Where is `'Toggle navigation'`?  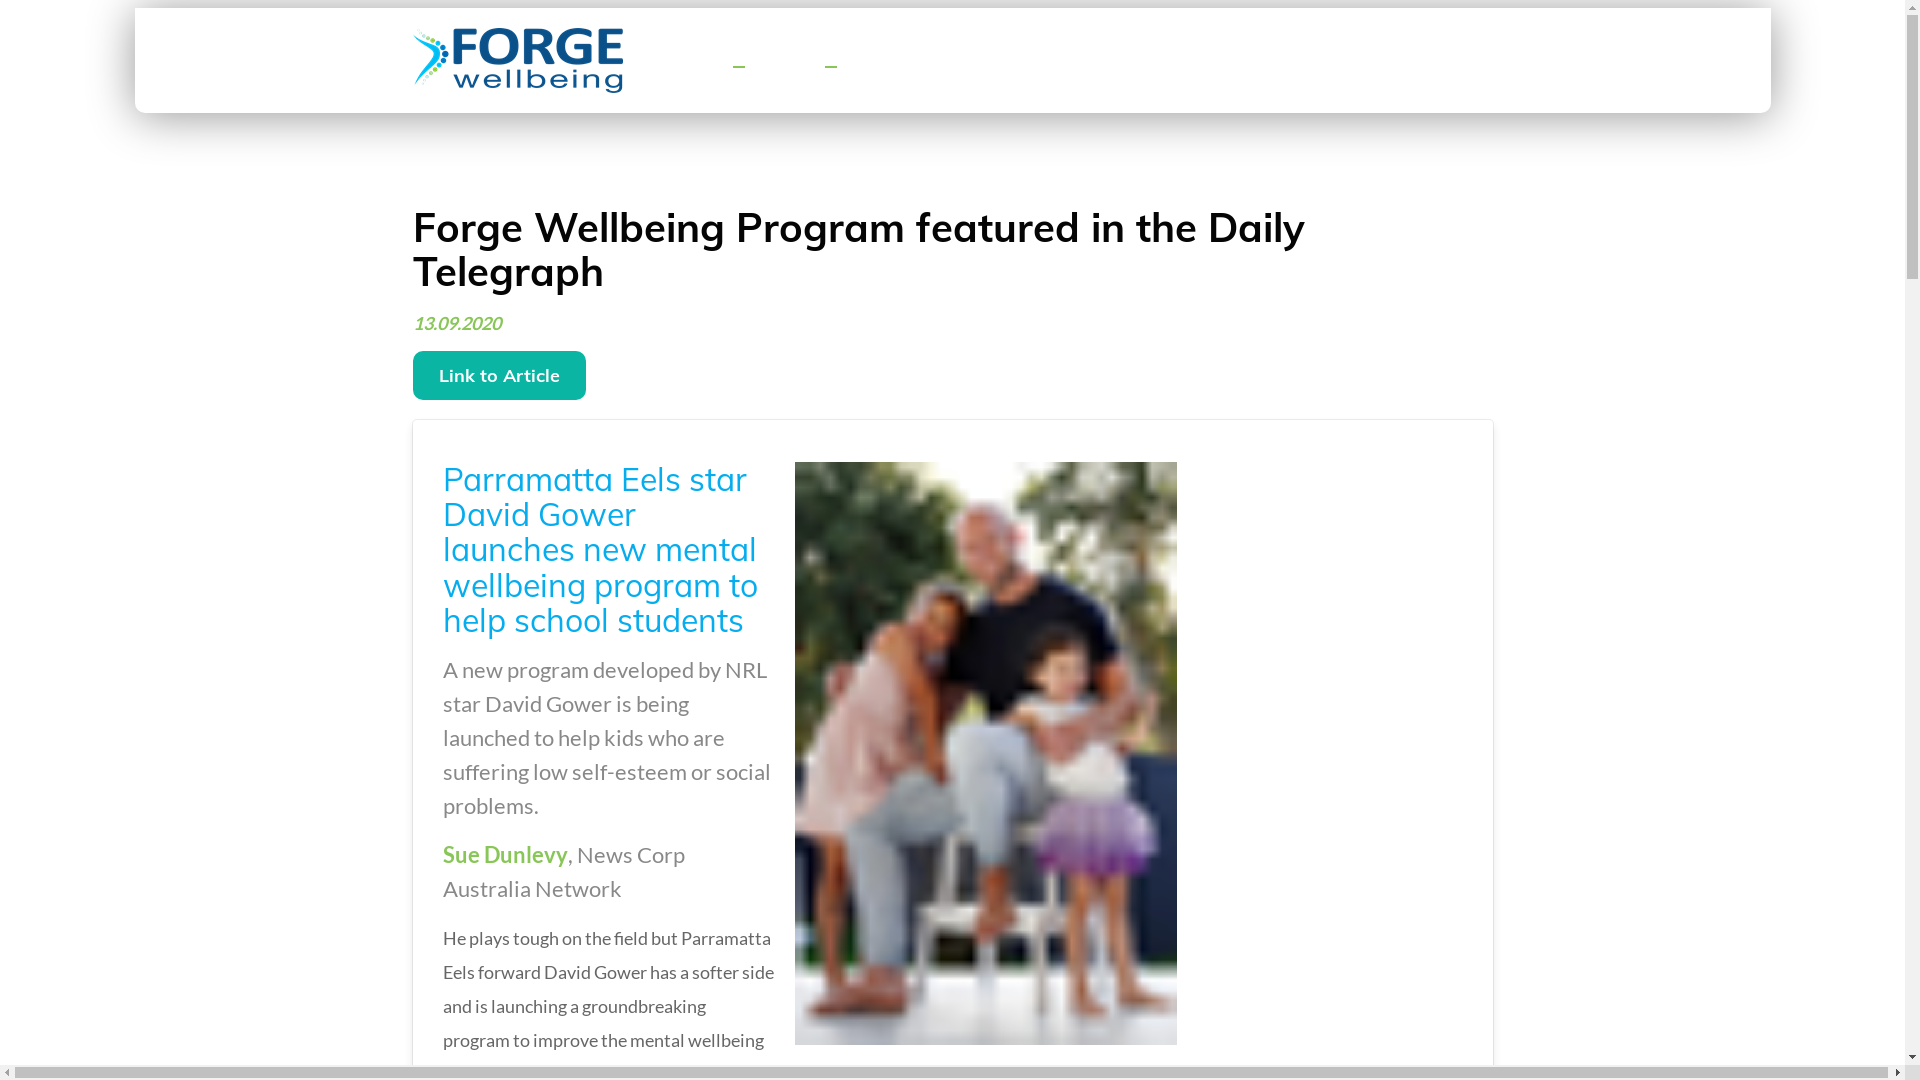 'Toggle navigation' is located at coordinates (830, 65).